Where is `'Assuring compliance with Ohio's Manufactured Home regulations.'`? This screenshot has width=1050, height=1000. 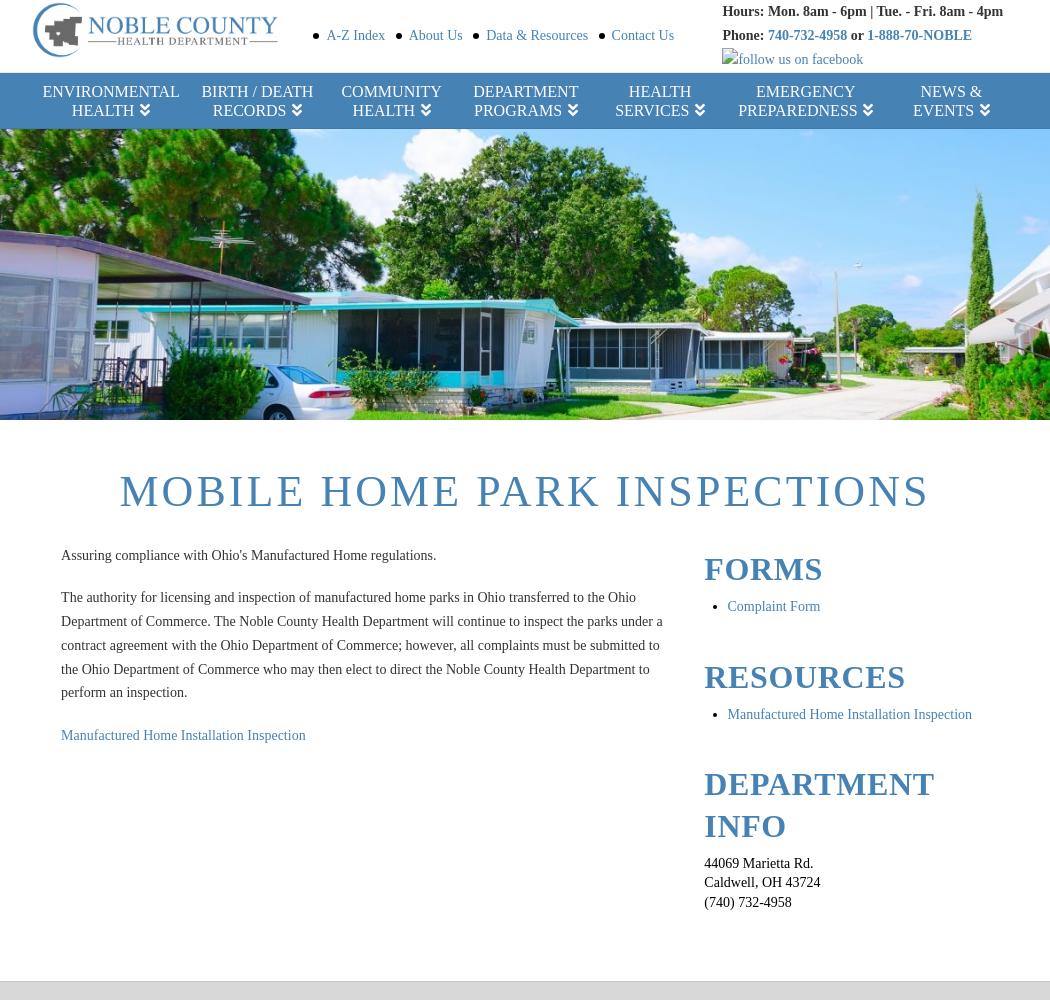 'Assuring compliance with Ohio's Manufactured Home regulations.' is located at coordinates (248, 555).